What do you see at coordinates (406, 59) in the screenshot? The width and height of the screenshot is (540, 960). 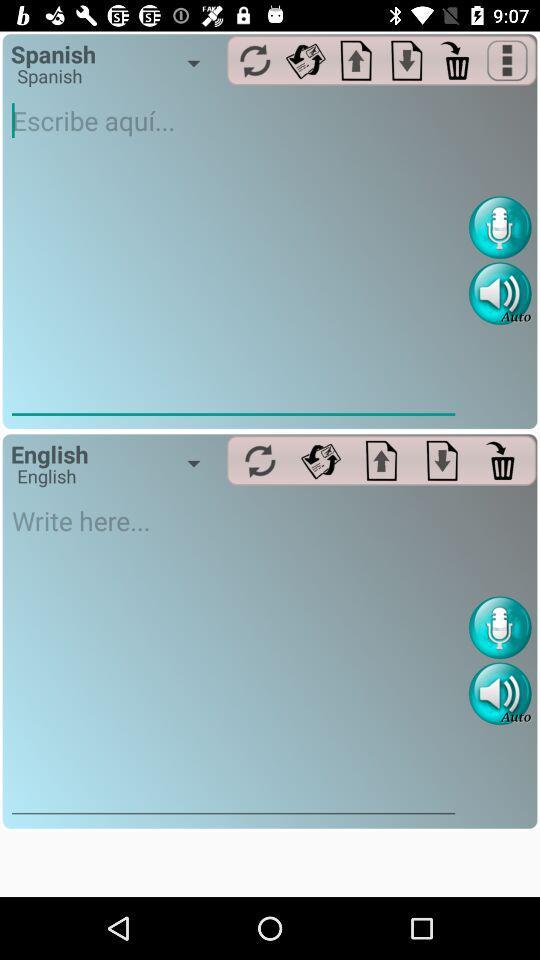 I see `switch notecard placement` at bounding box center [406, 59].